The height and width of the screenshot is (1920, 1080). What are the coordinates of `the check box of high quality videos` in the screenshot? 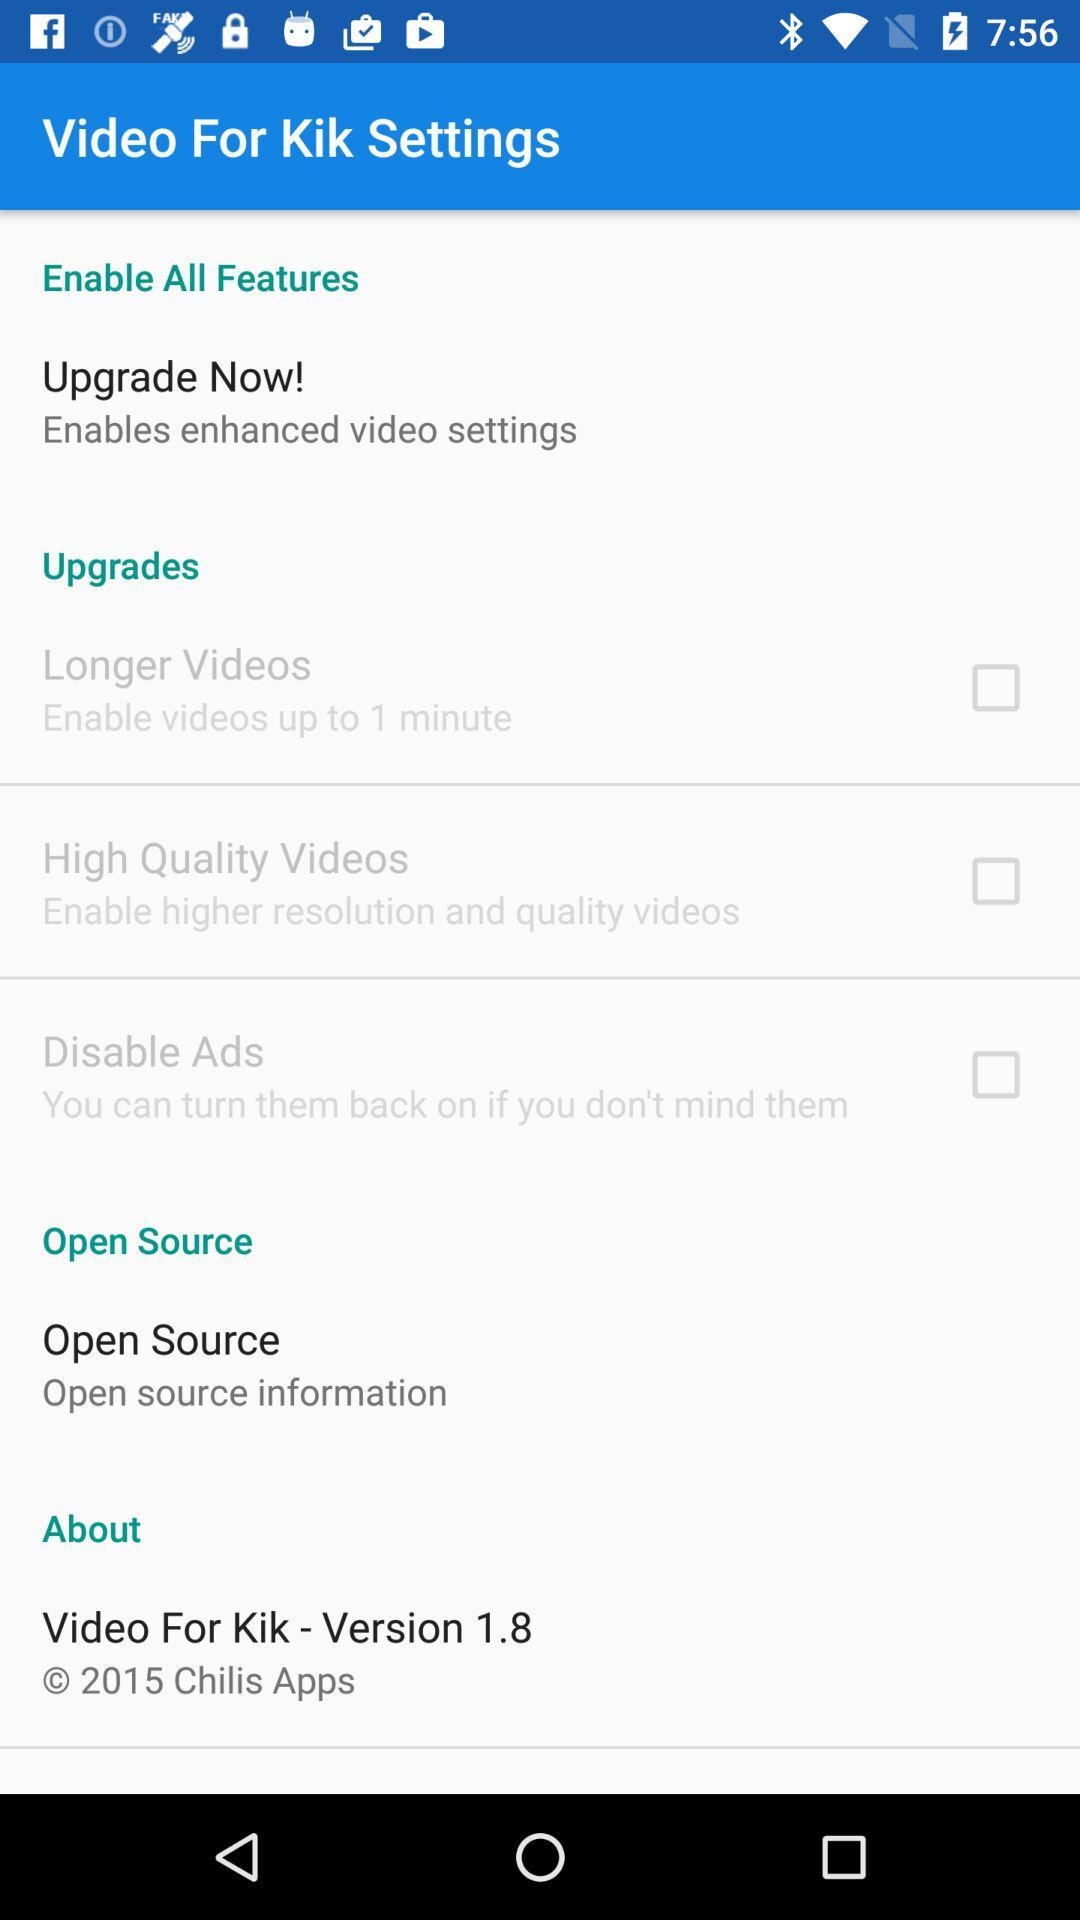 It's located at (995, 880).